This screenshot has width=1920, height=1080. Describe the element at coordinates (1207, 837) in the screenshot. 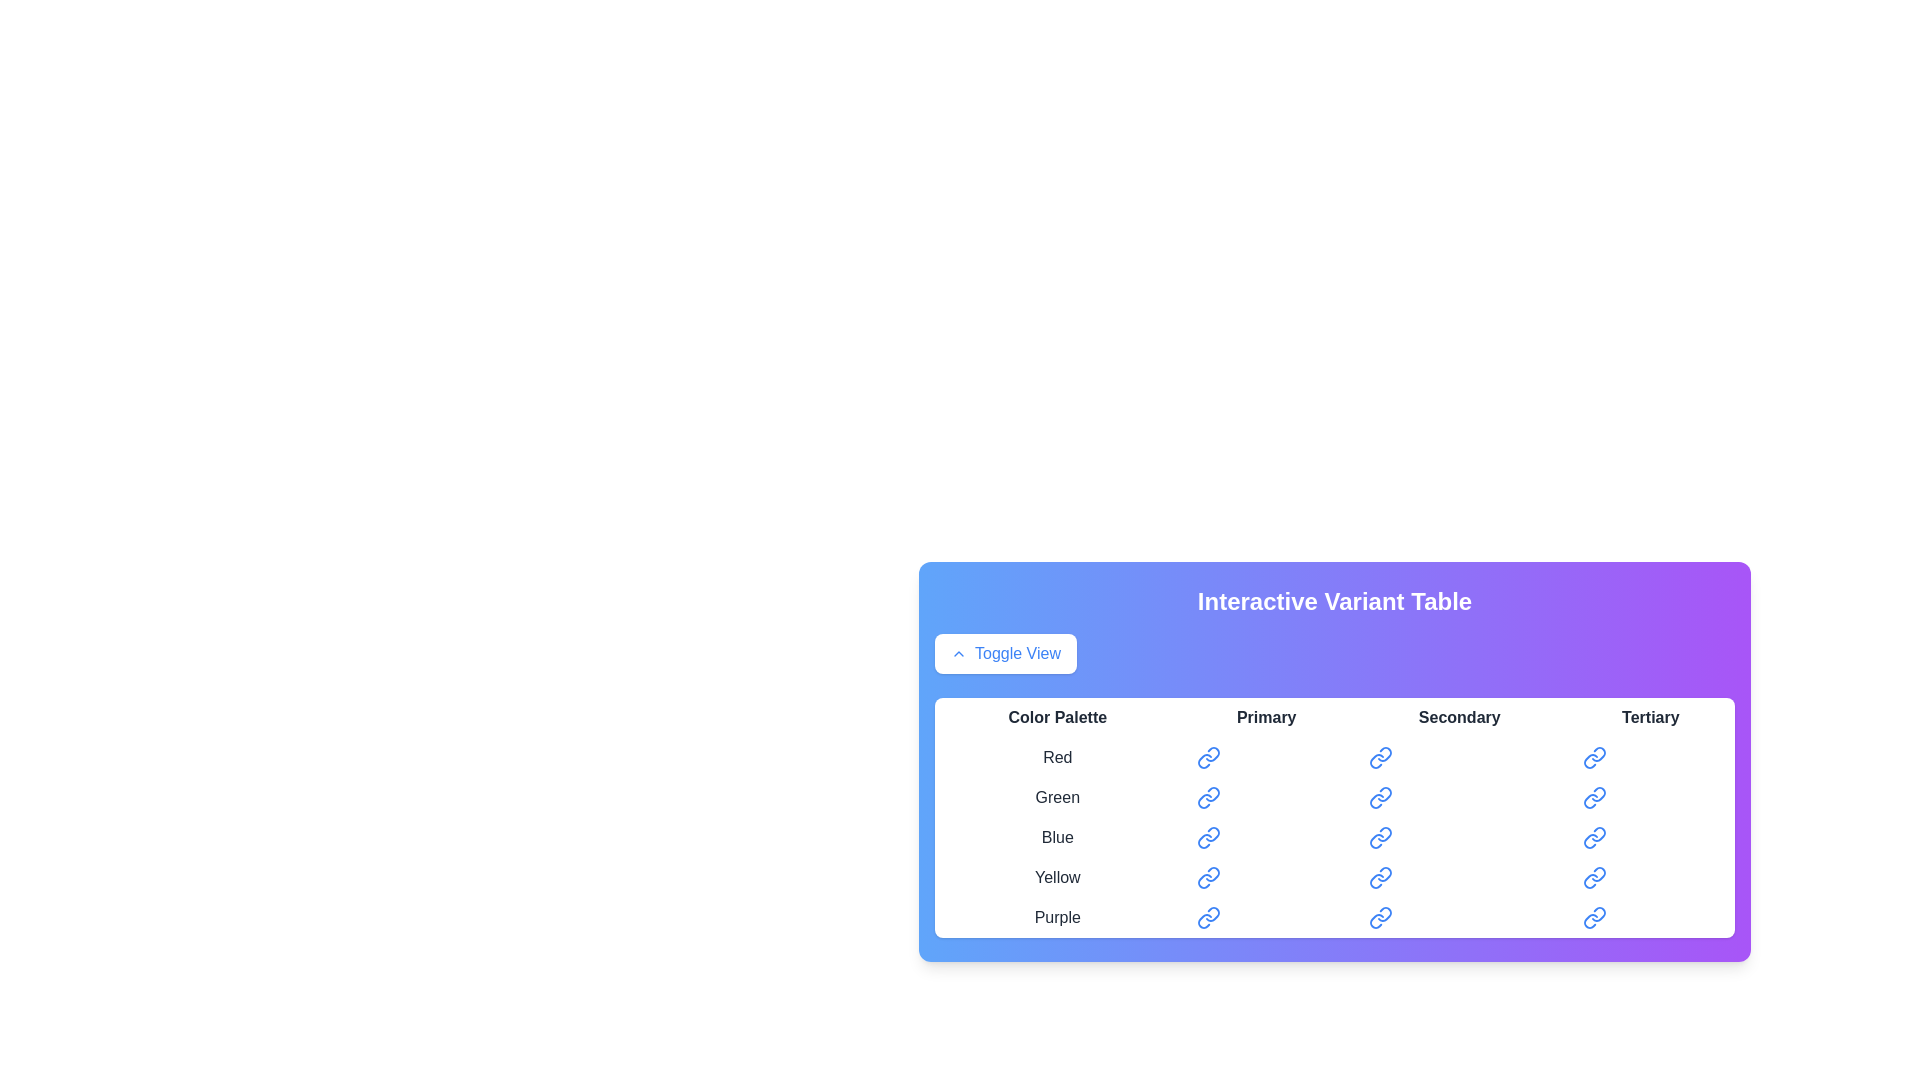

I see `the Link icon located in the third row and second column of the table inside the card, which is part of the 'Primary' column under the 'Blue' row` at that location.